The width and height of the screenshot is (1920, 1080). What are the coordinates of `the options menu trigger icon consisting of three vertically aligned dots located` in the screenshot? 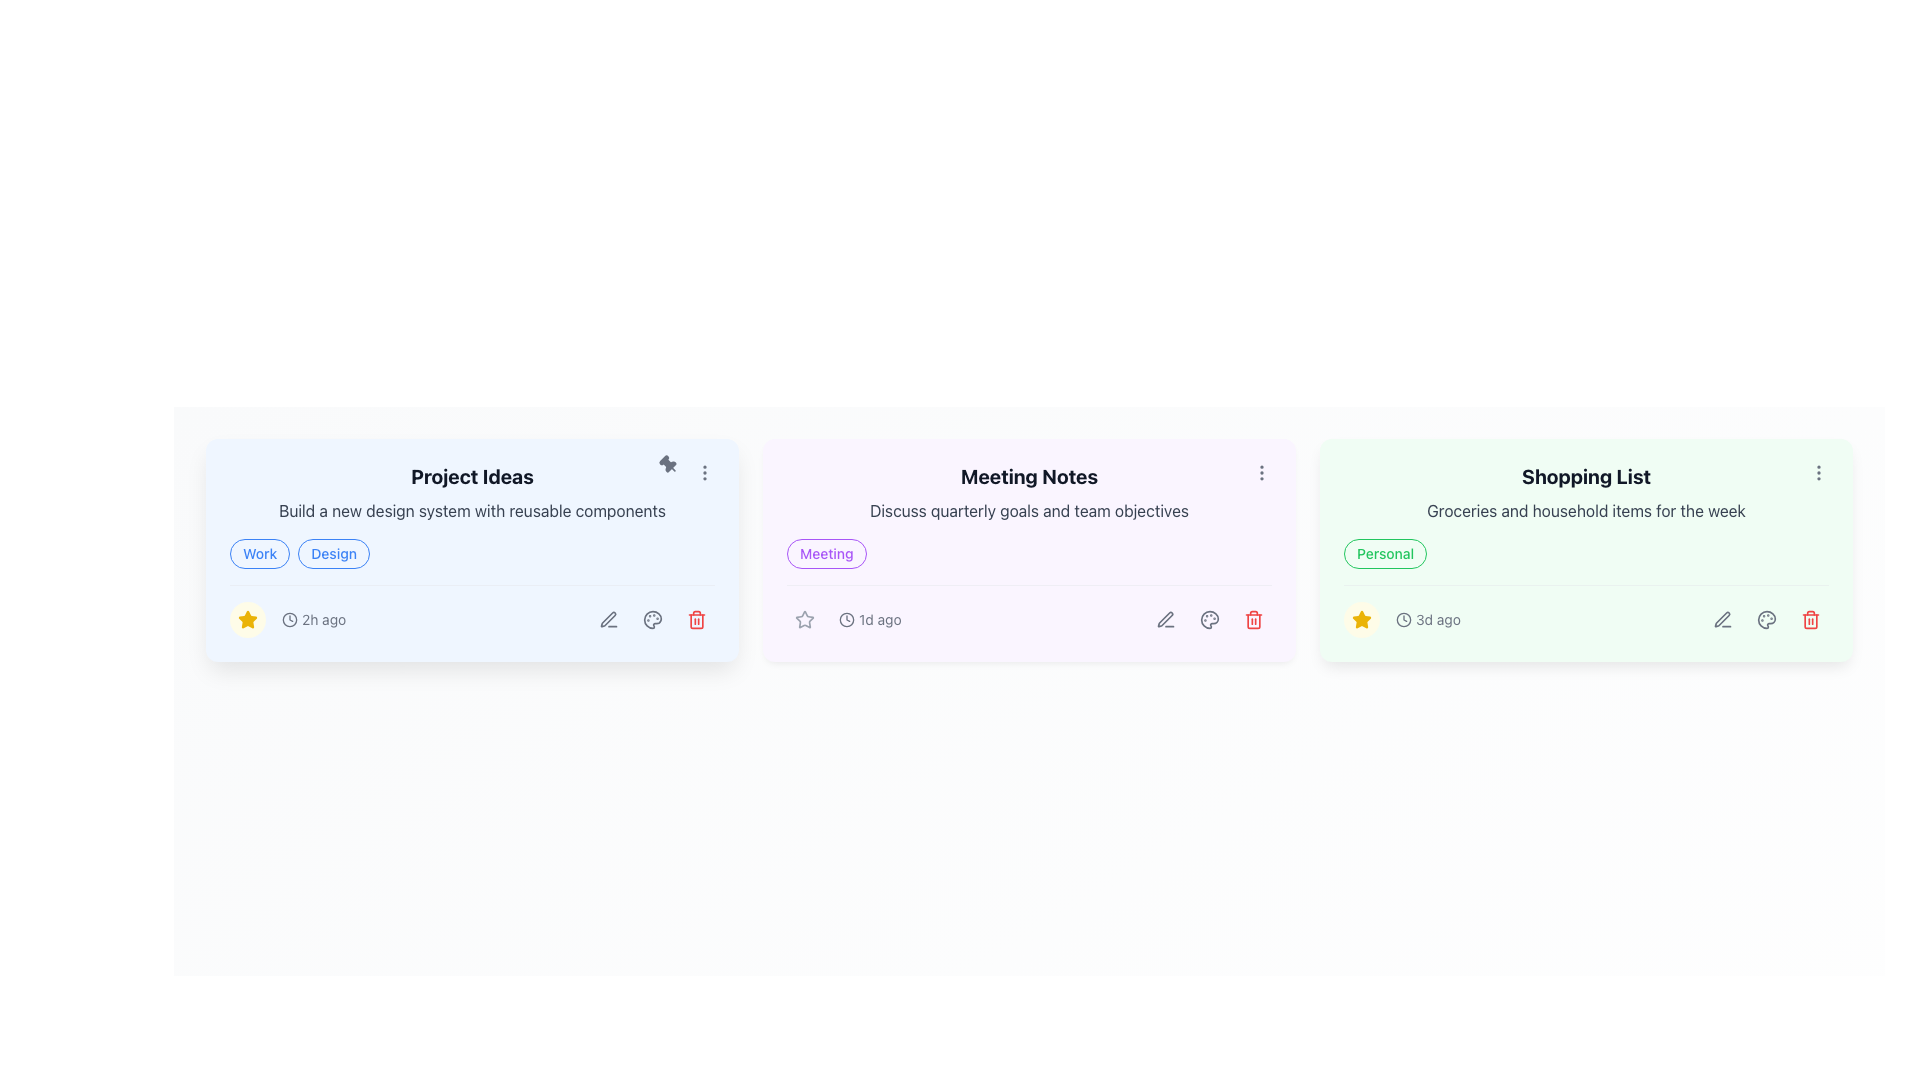 It's located at (705, 473).